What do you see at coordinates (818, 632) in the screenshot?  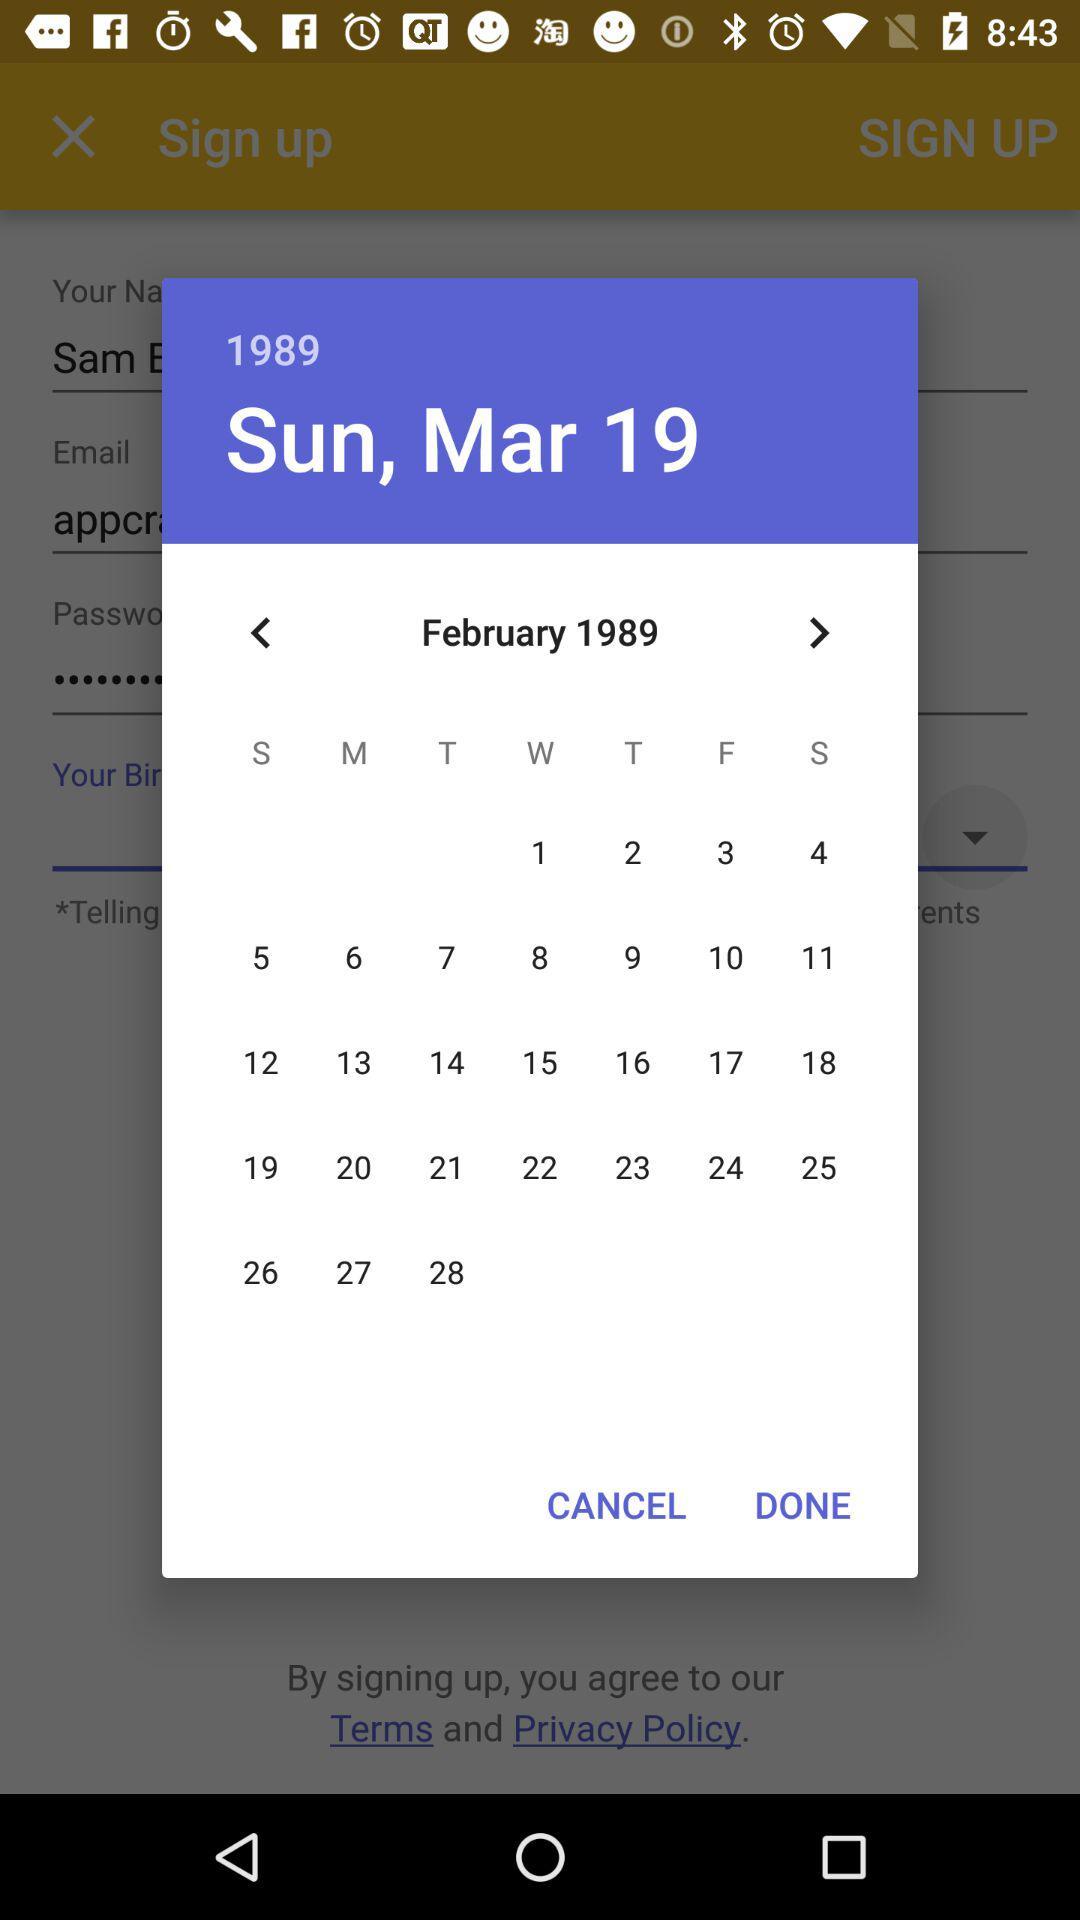 I see `item at the top right corner` at bounding box center [818, 632].